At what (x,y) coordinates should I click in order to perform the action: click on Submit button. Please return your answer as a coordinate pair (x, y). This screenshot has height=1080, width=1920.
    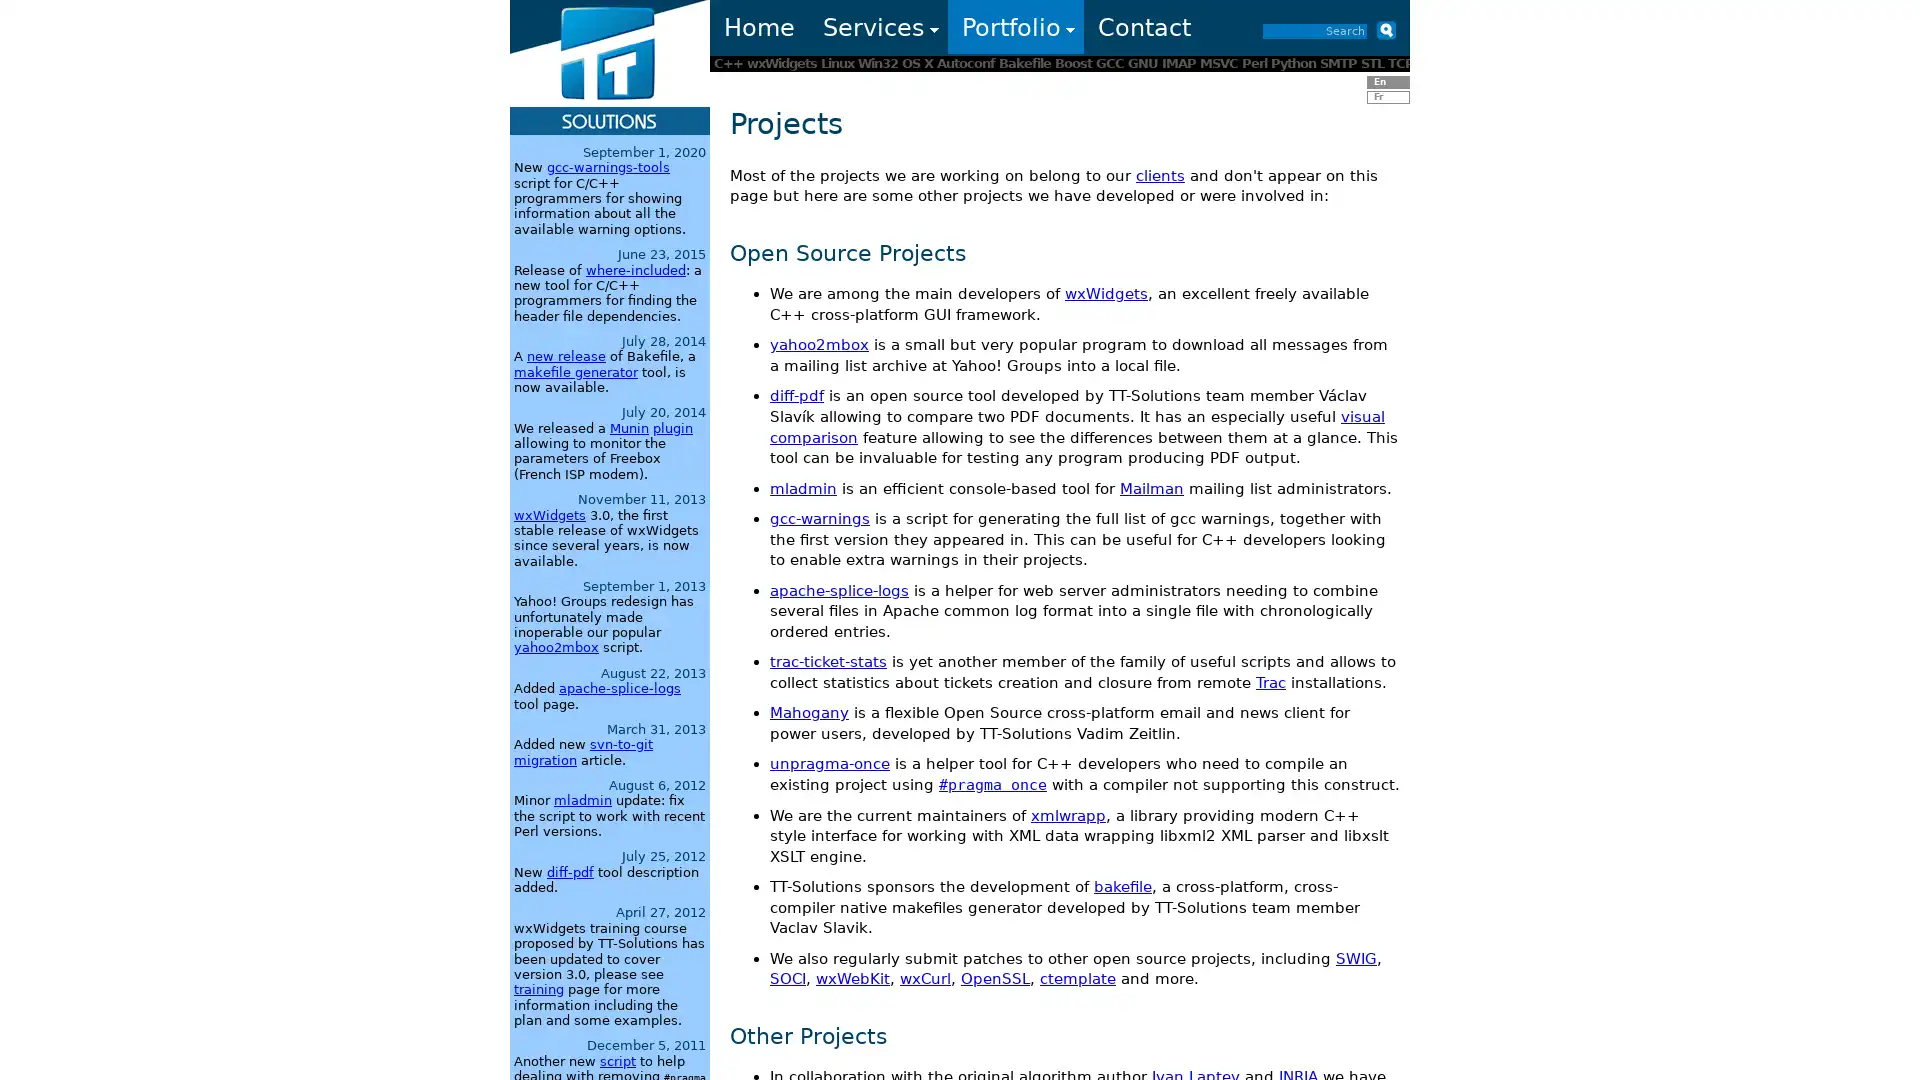
    Looking at the image, I should click on (1385, 30).